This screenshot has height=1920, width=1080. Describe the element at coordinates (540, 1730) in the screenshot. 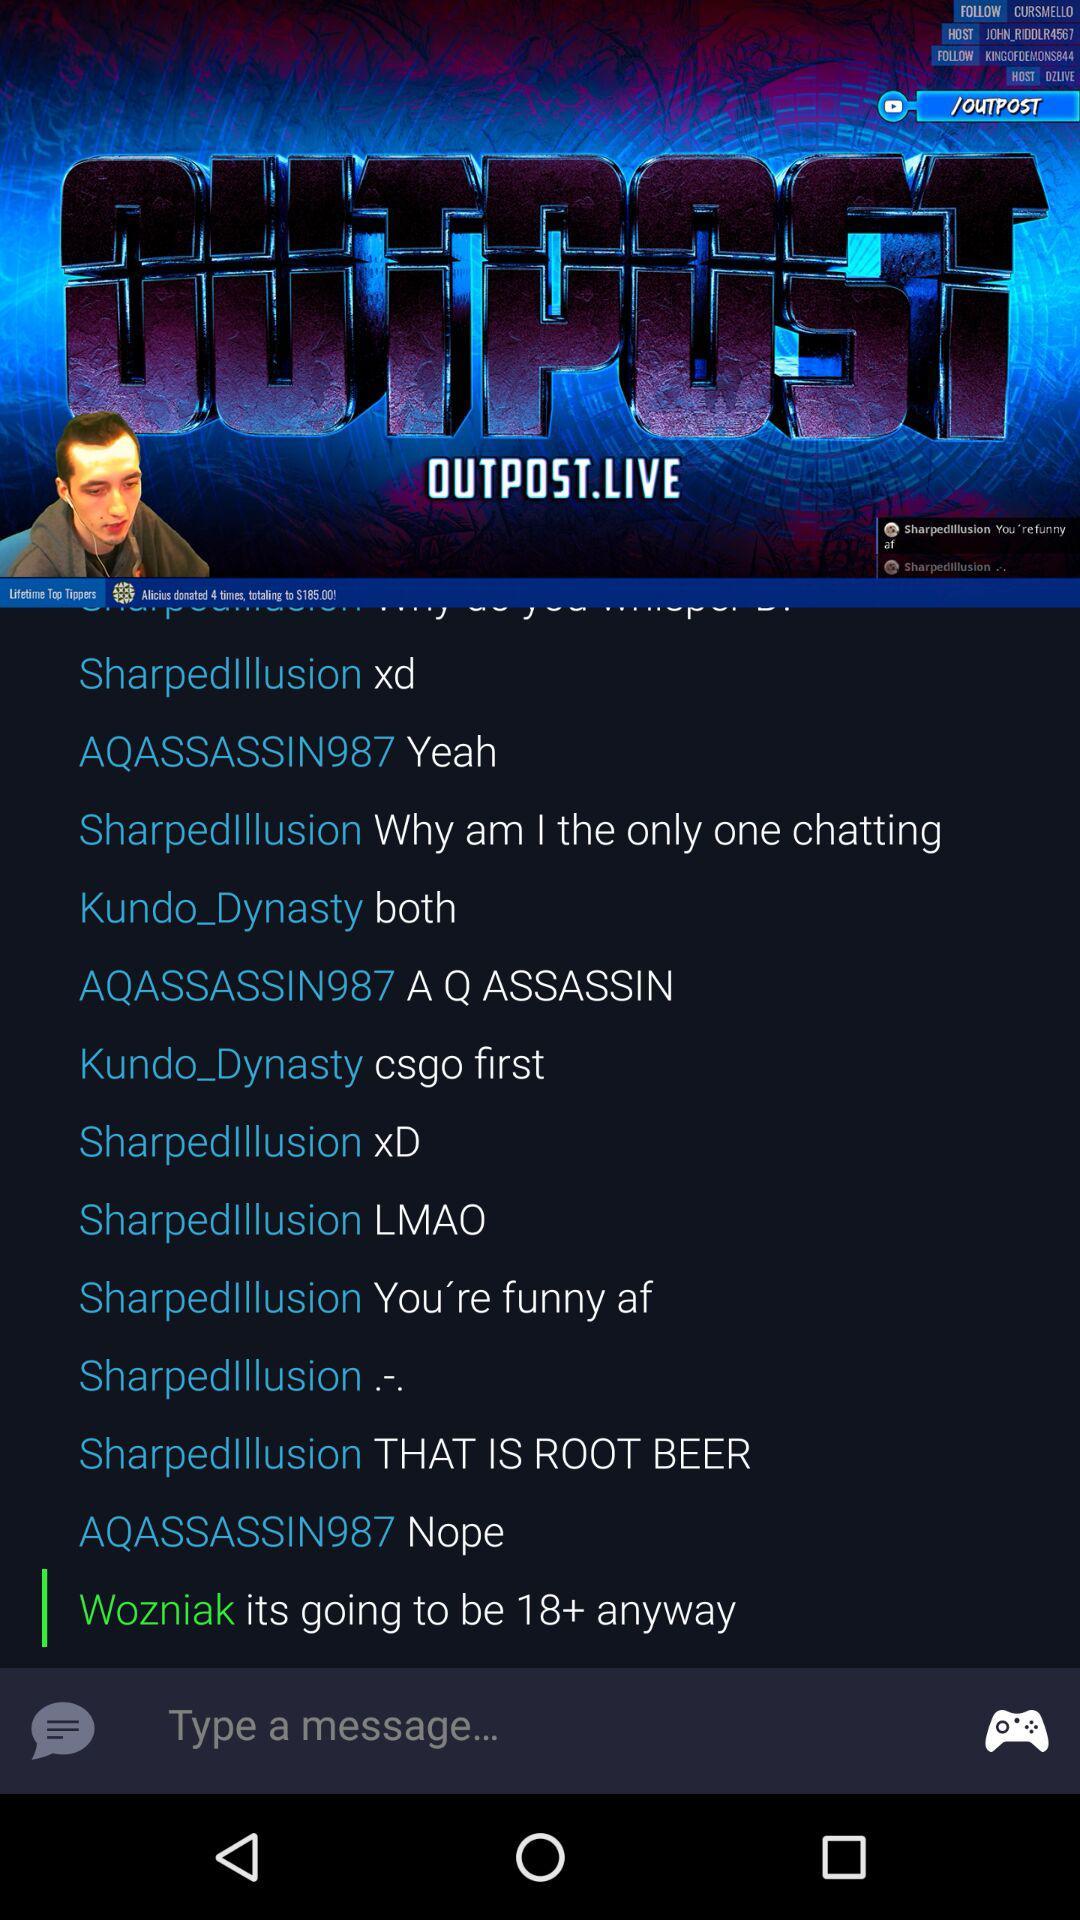

I see `message texting space` at that location.